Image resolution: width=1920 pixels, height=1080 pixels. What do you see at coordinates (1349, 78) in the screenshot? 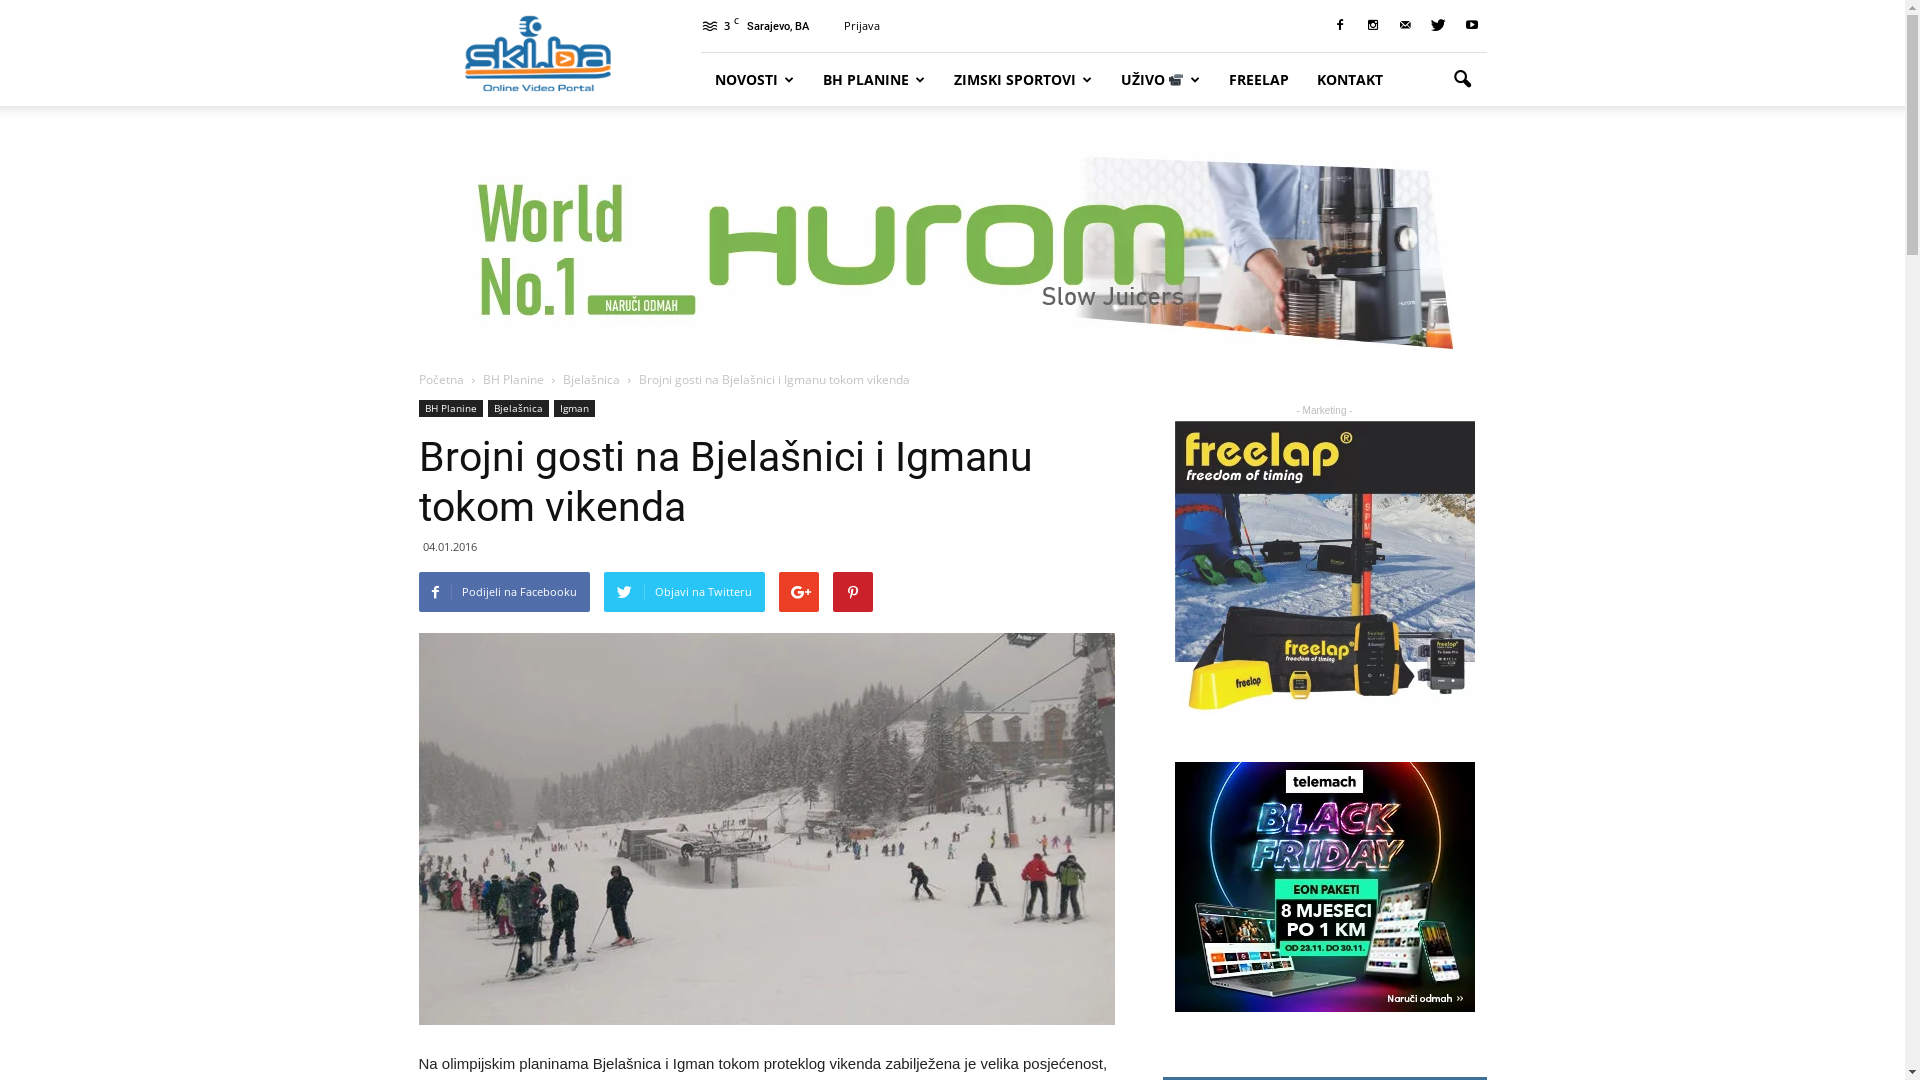
I see `'KONTAKT'` at bounding box center [1349, 78].